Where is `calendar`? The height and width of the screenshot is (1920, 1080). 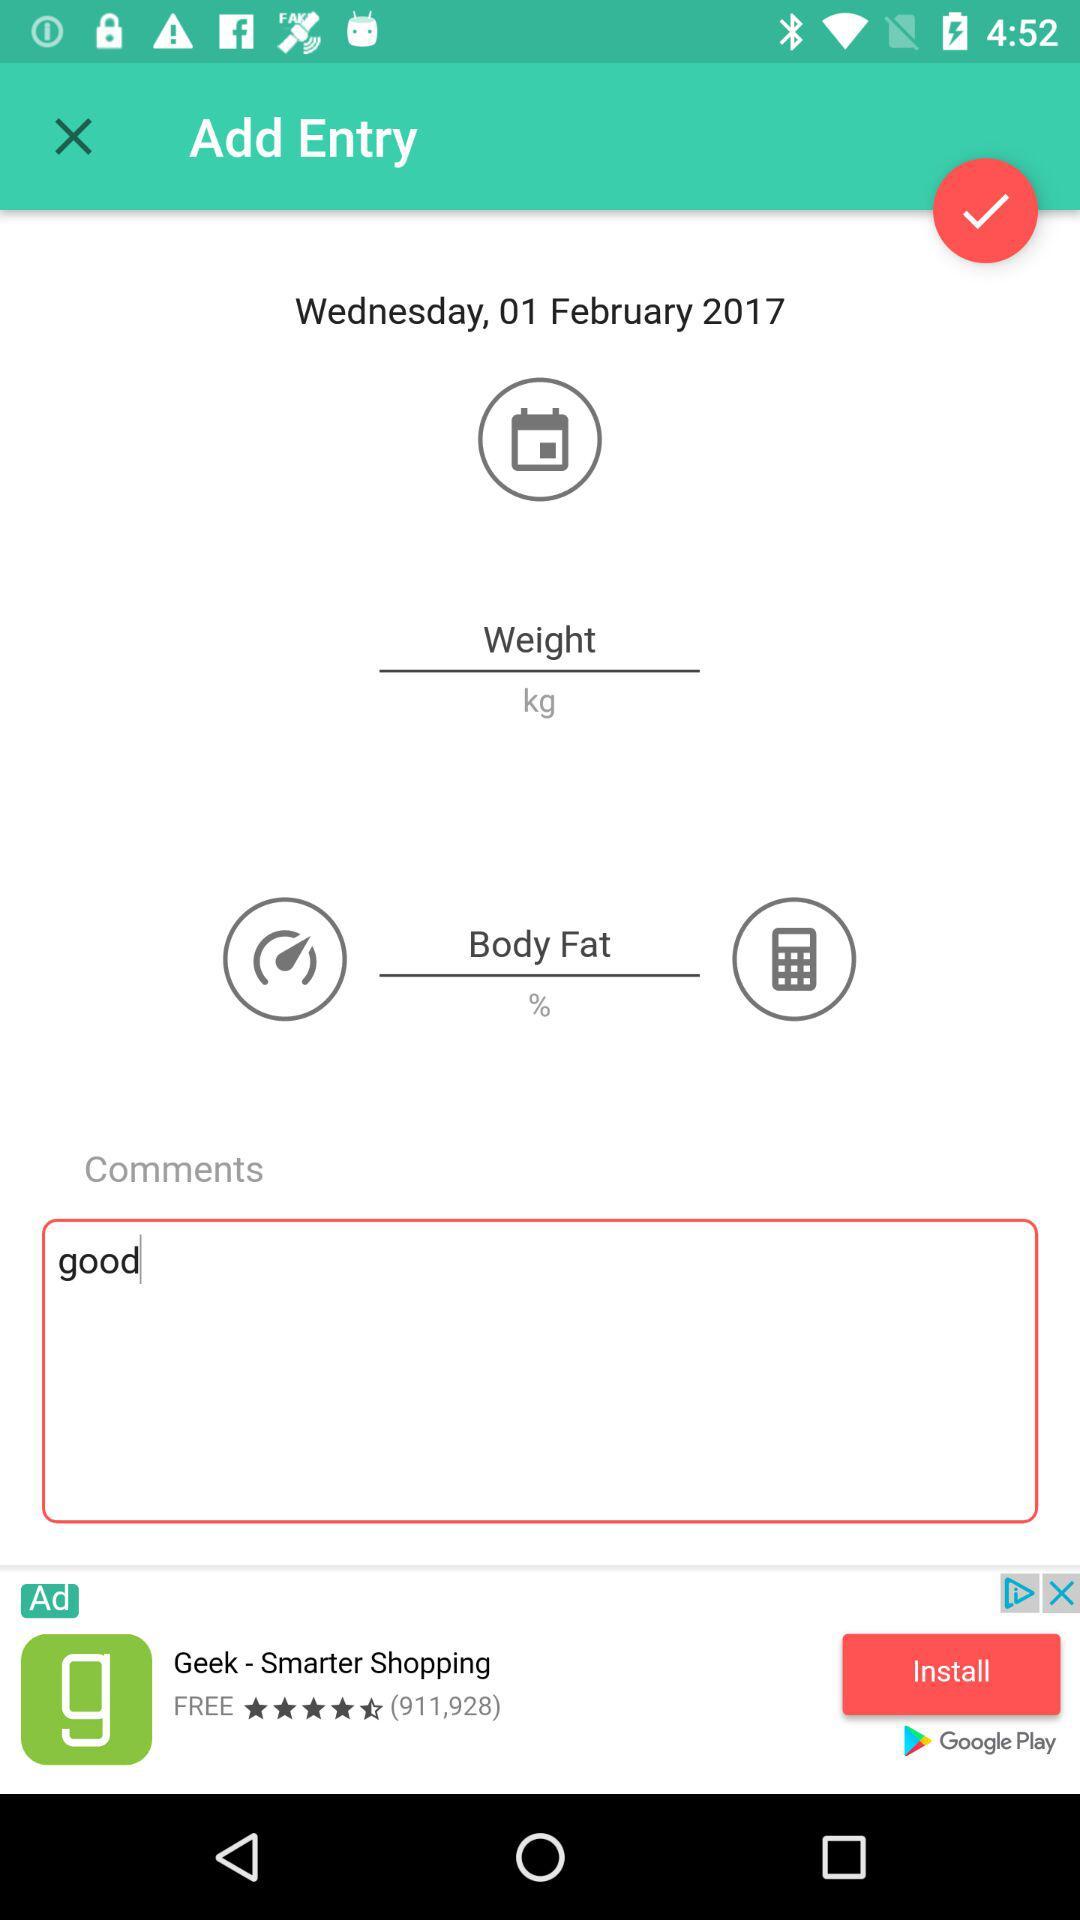
calendar is located at coordinates (540, 438).